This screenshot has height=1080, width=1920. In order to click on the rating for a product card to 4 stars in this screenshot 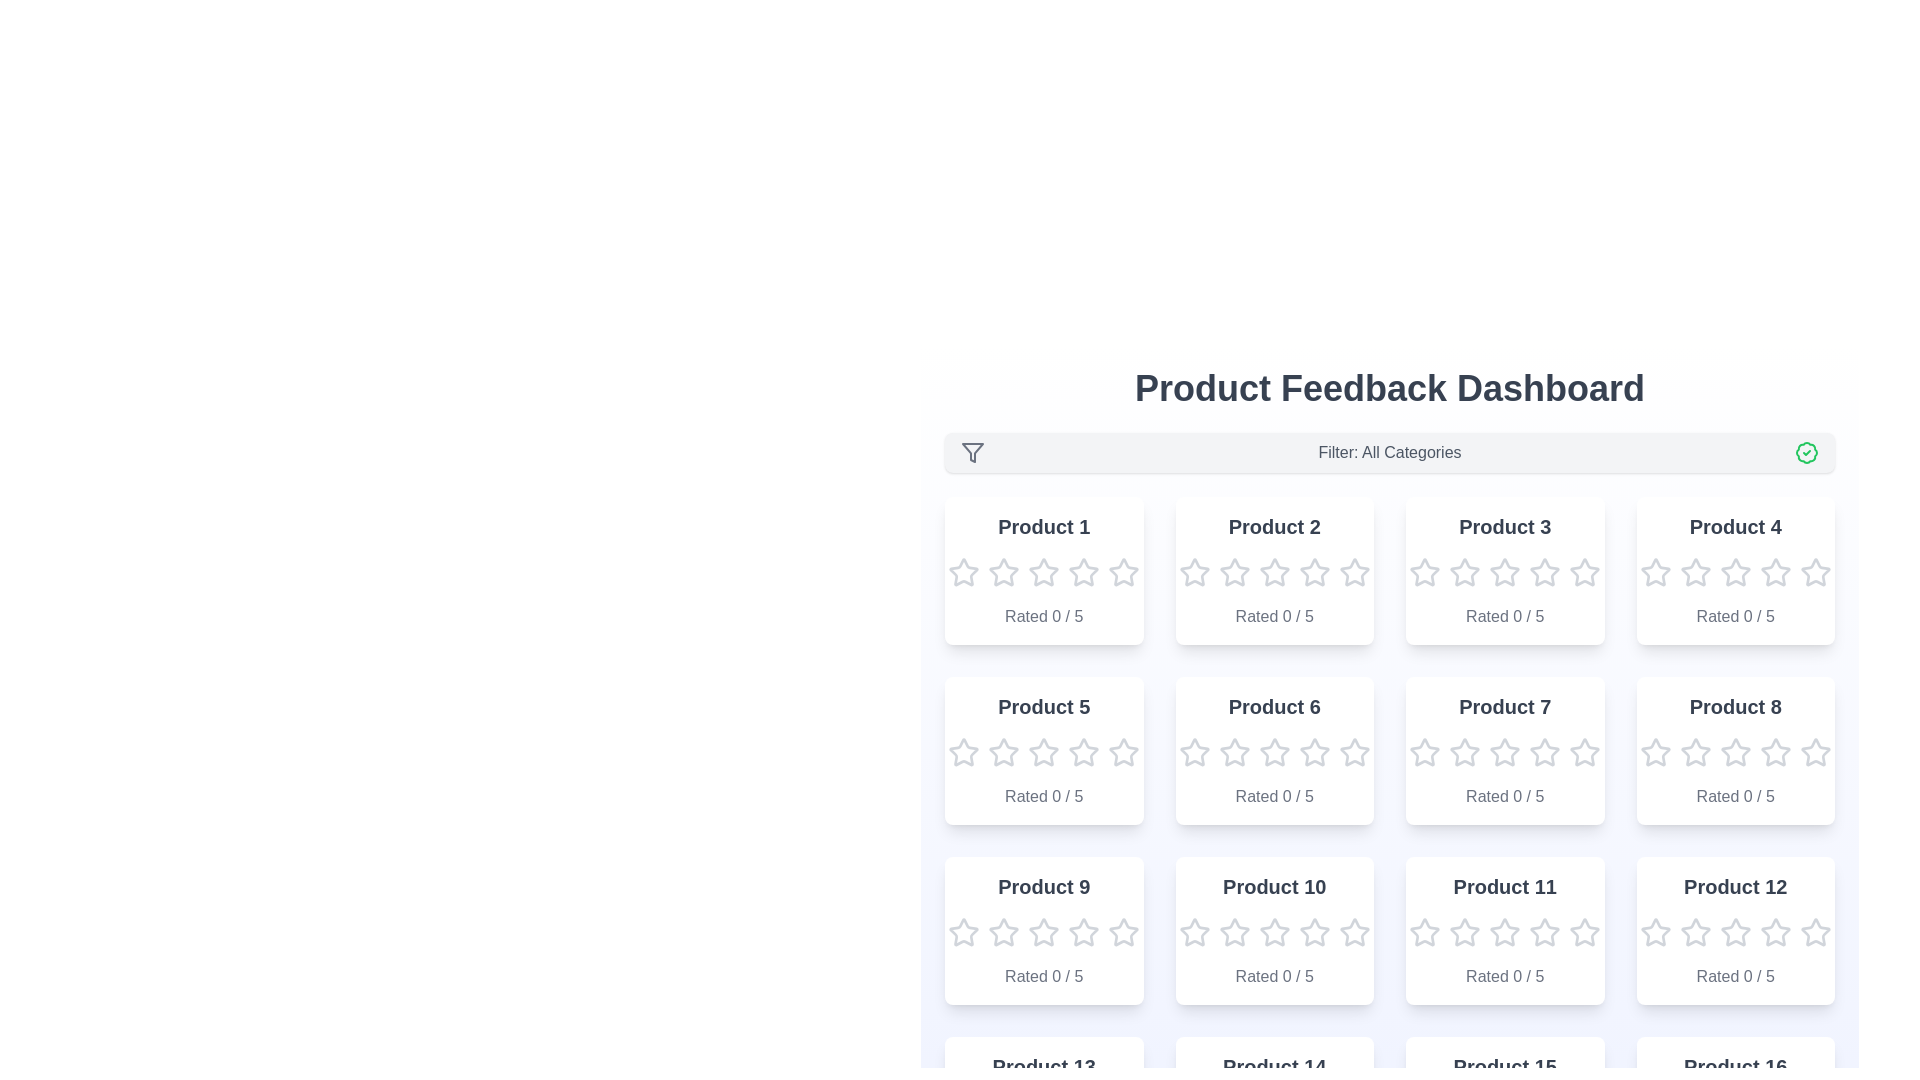, I will do `click(1083, 573)`.